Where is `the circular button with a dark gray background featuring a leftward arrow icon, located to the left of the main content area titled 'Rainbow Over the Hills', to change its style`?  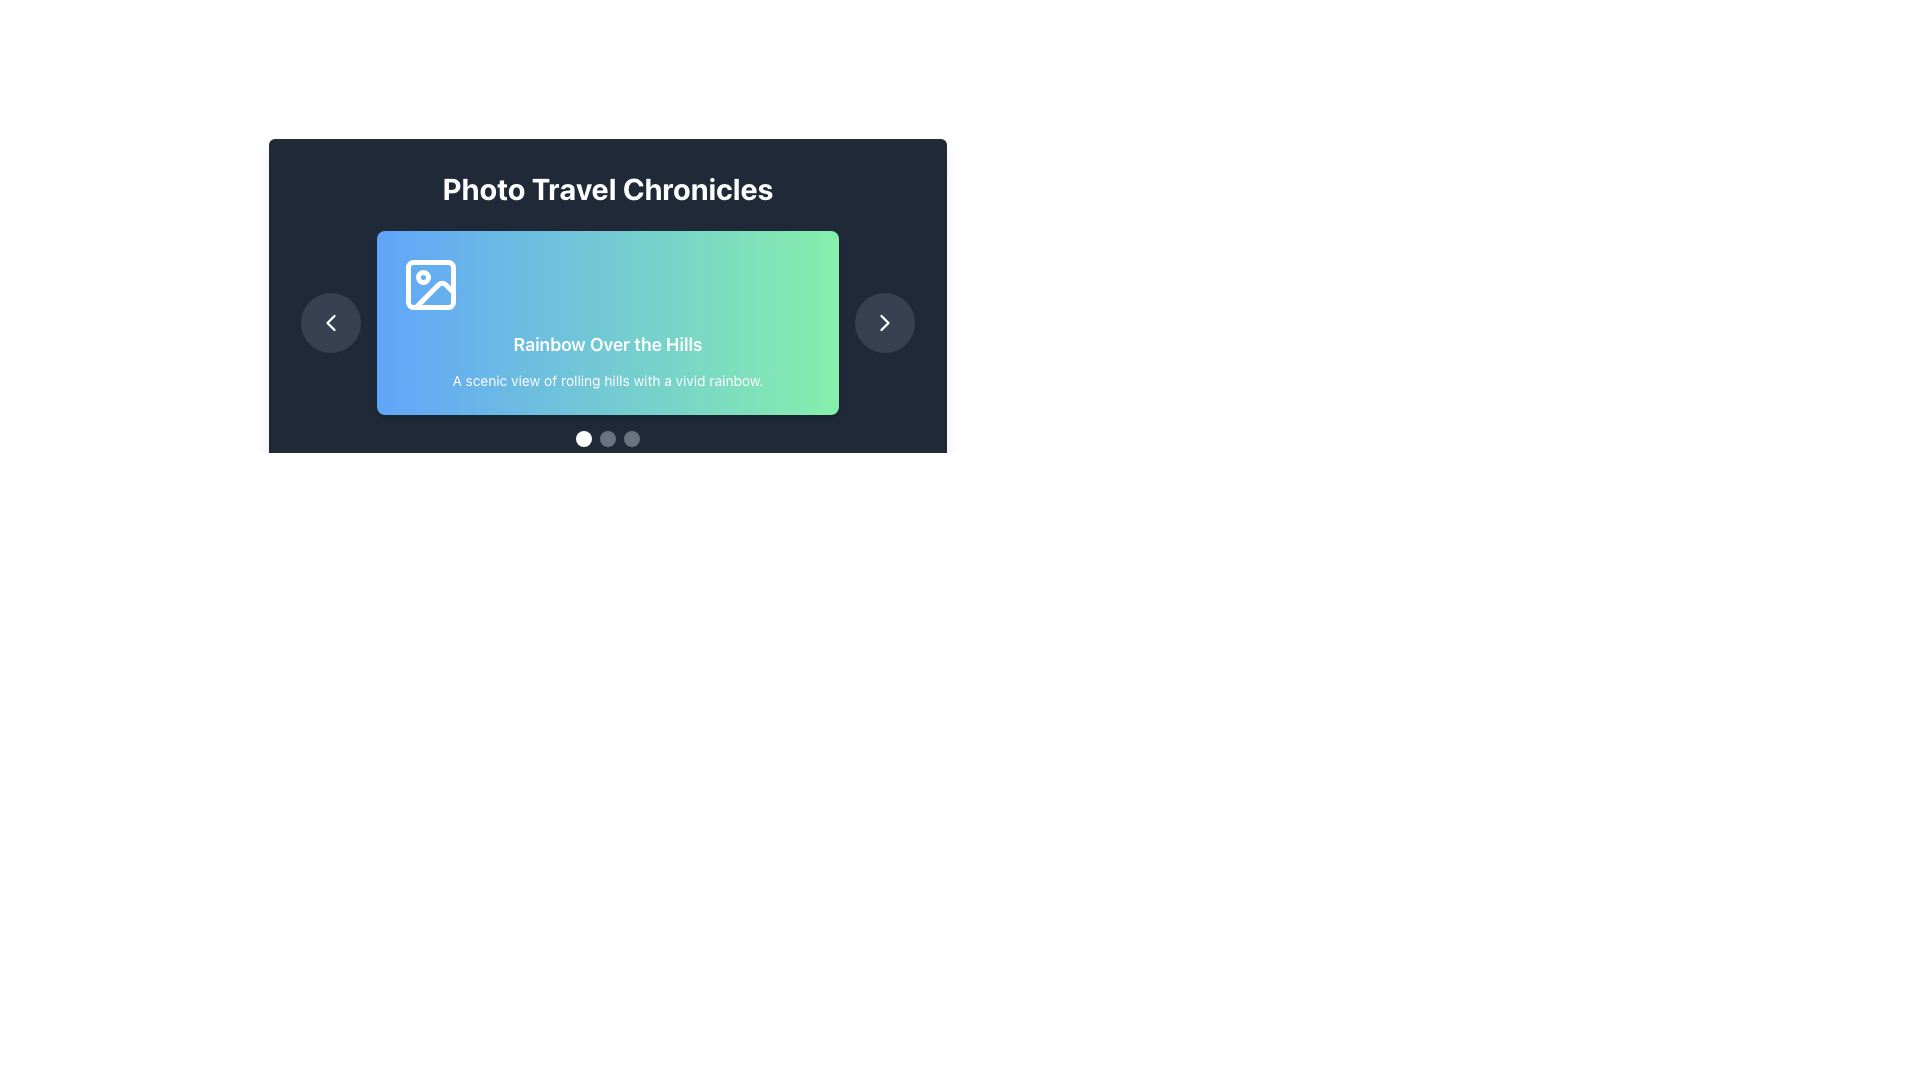 the circular button with a dark gray background featuring a leftward arrow icon, located to the left of the main content area titled 'Rainbow Over the Hills', to change its style is located at coordinates (331, 322).